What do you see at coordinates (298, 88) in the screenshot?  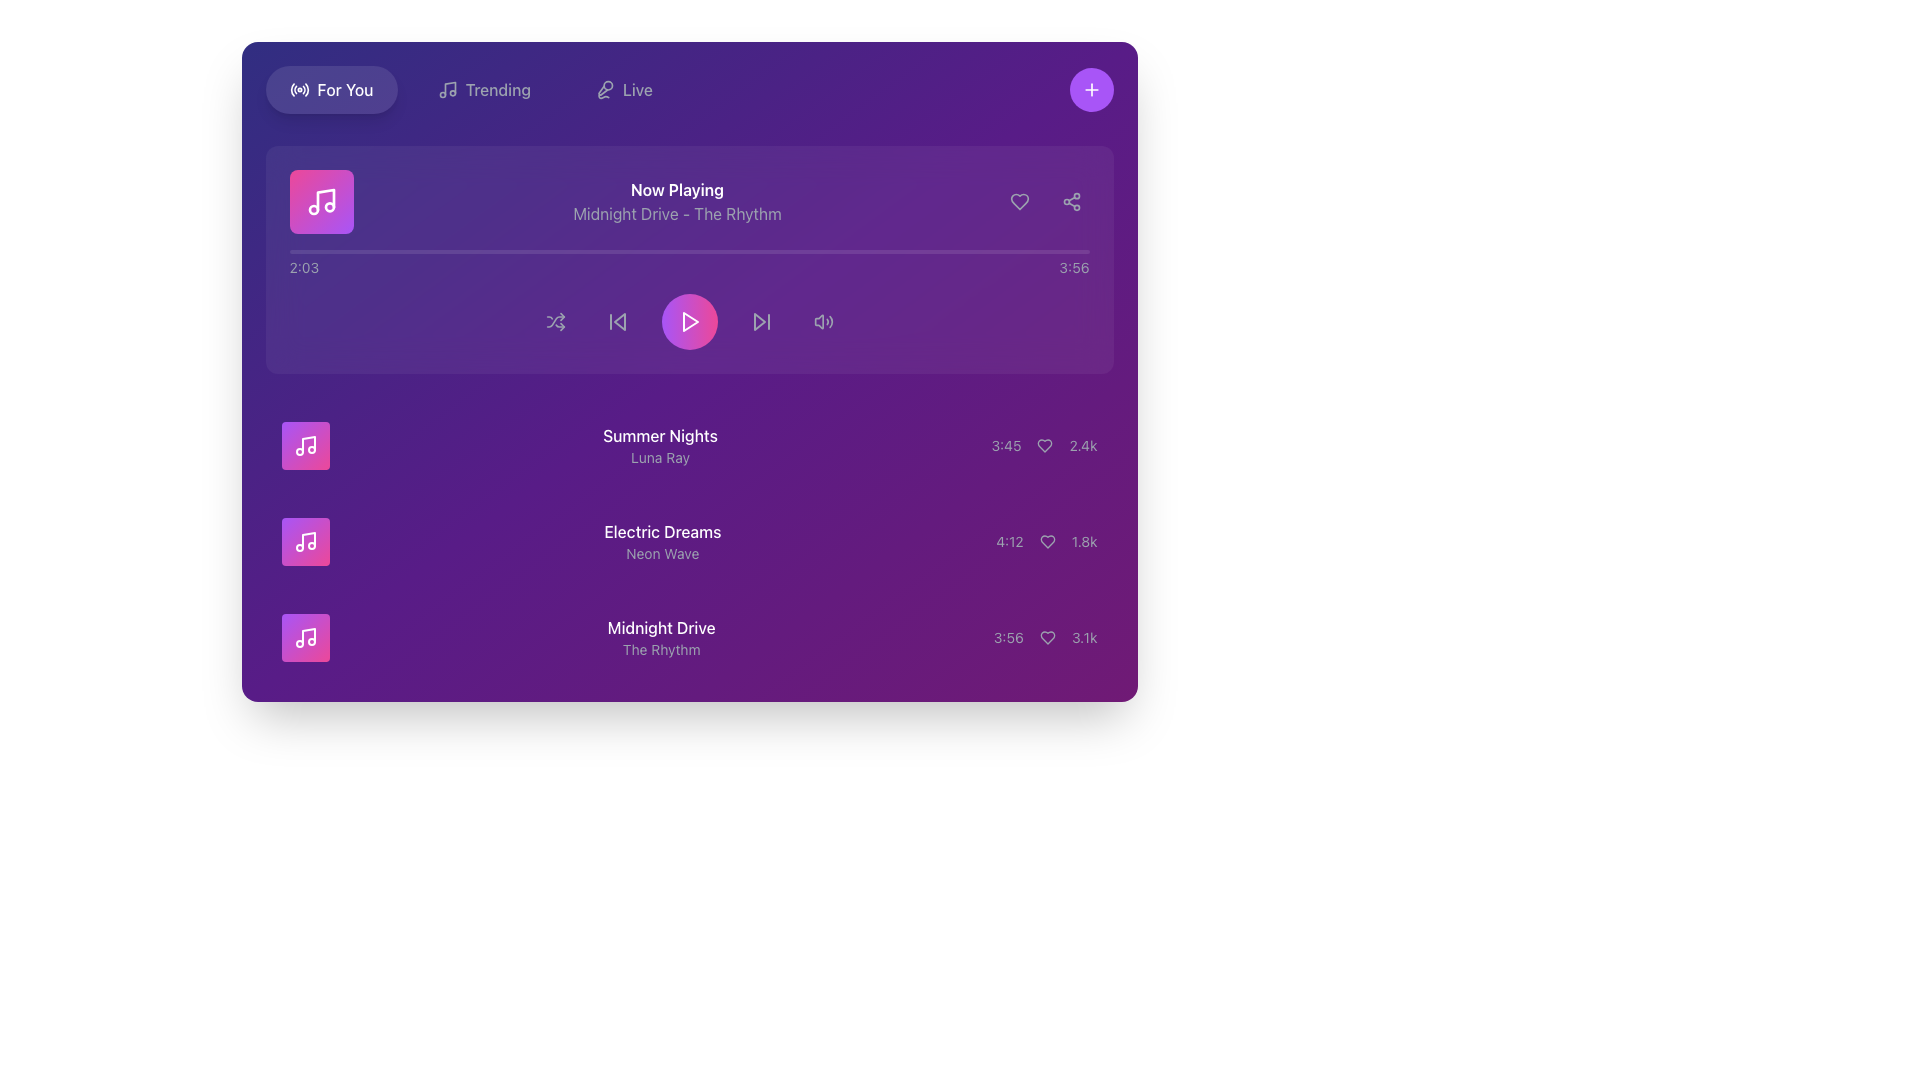 I see `the first icon of the 'For You' tab button located at the top left corner of the interface` at bounding box center [298, 88].